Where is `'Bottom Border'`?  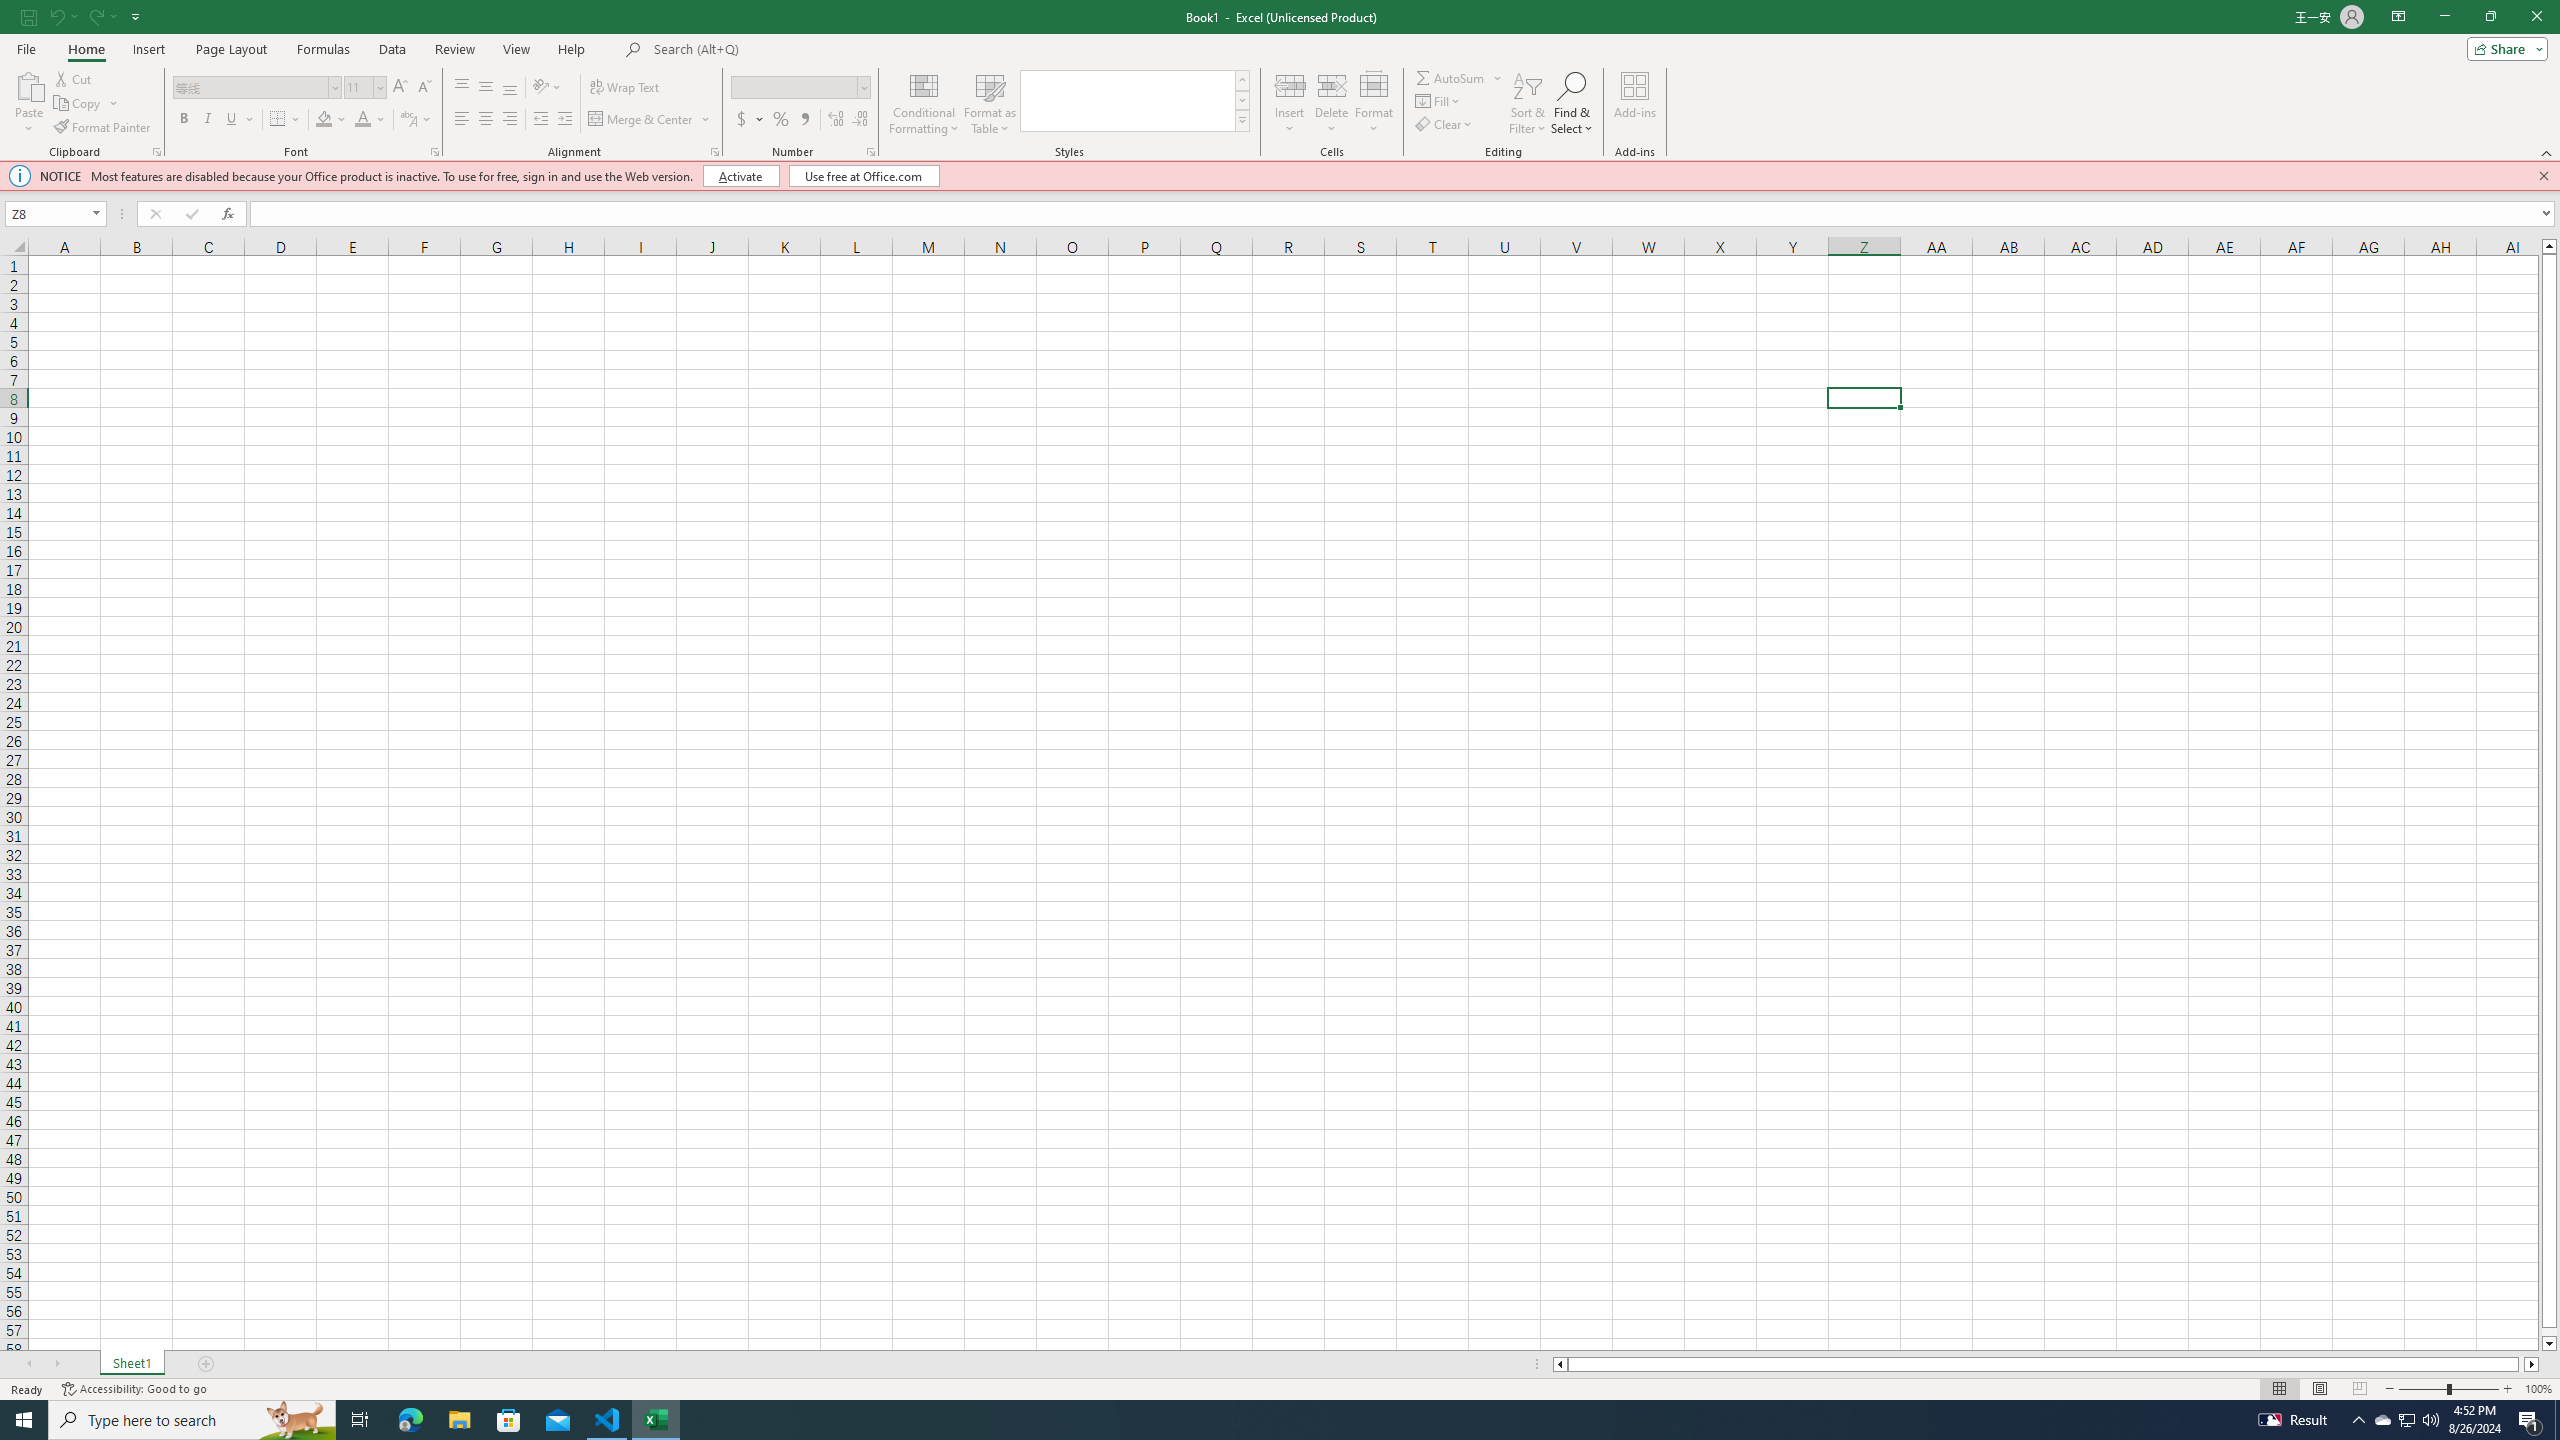 'Bottom Border' is located at coordinates (277, 118).